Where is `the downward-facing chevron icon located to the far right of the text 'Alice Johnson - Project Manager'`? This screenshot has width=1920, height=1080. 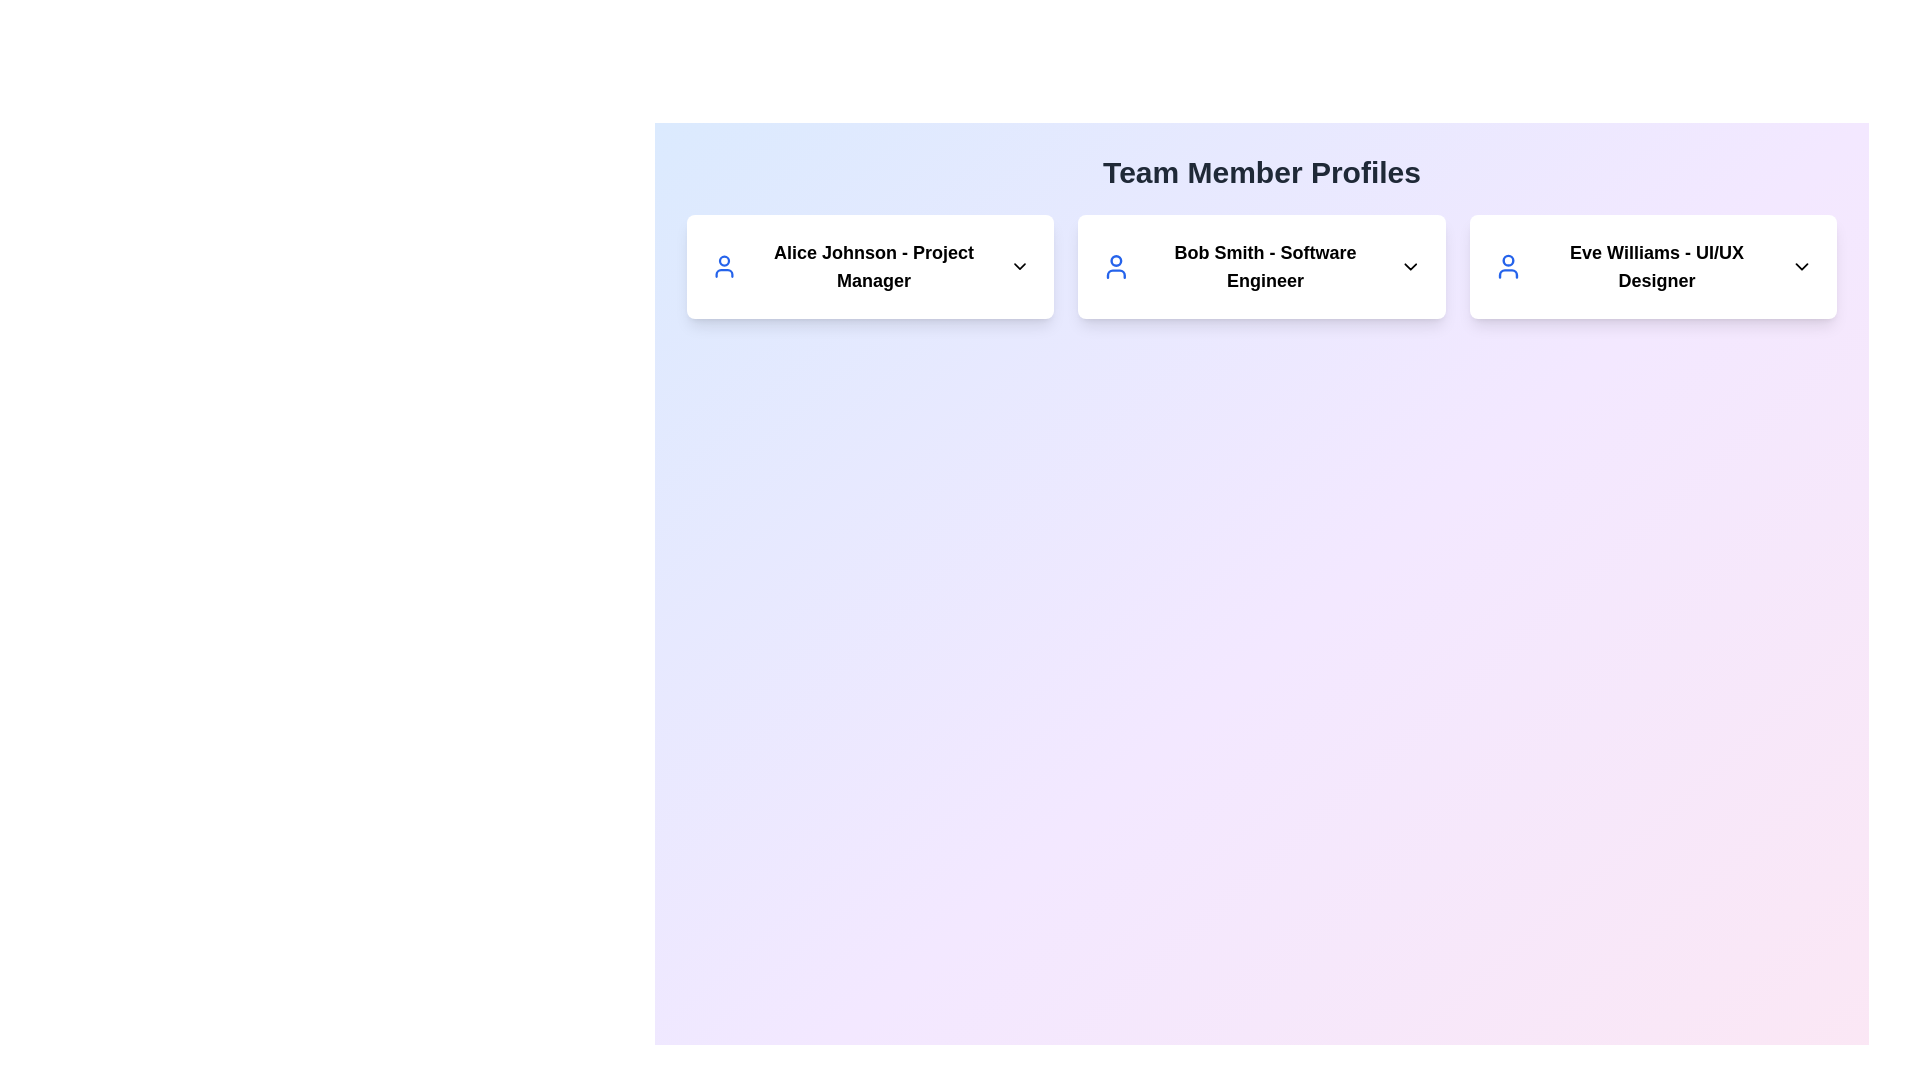 the downward-facing chevron icon located to the far right of the text 'Alice Johnson - Project Manager' is located at coordinates (1020, 265).